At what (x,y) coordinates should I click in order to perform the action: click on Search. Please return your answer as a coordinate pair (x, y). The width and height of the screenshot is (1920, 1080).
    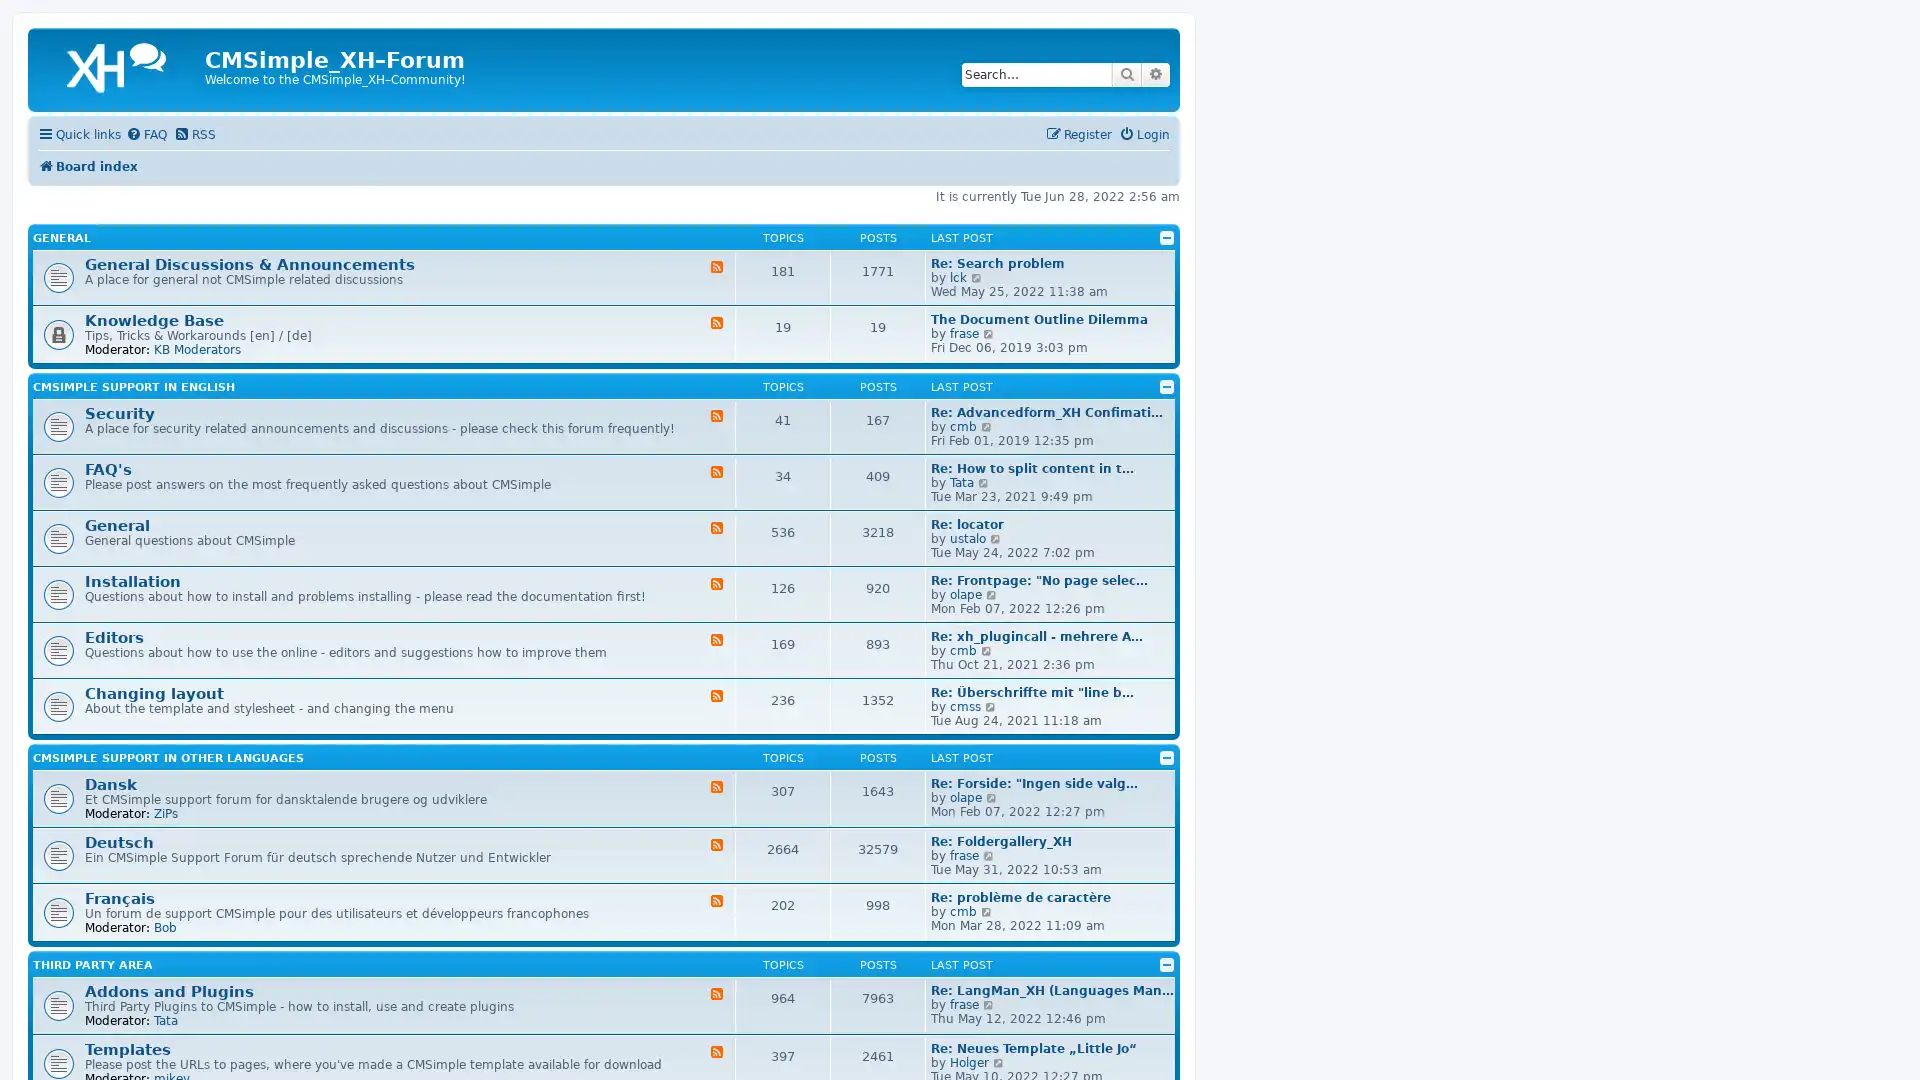
    Looking at the image, I should click on (1127, 73).